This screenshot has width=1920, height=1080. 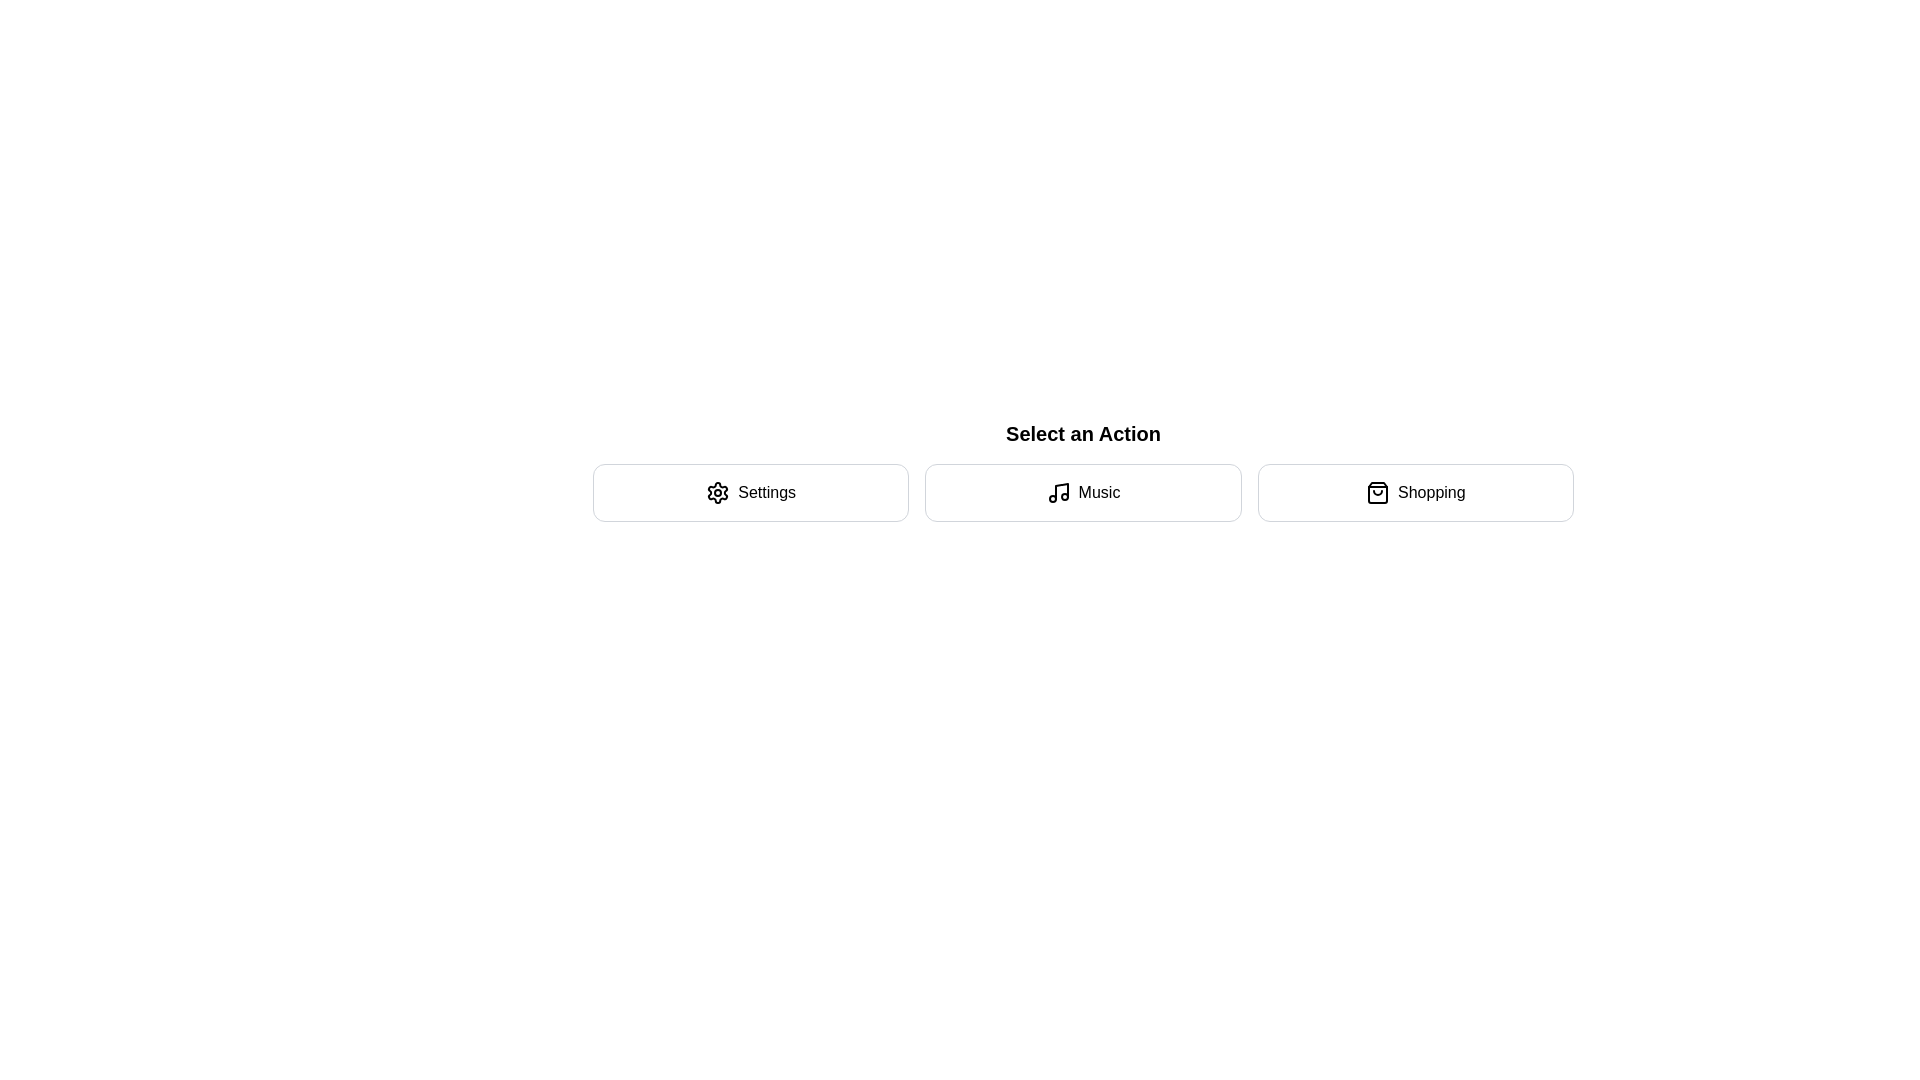 I want to click on the action Music by clicking on the corresponding button, so click(x=1082, y=493).